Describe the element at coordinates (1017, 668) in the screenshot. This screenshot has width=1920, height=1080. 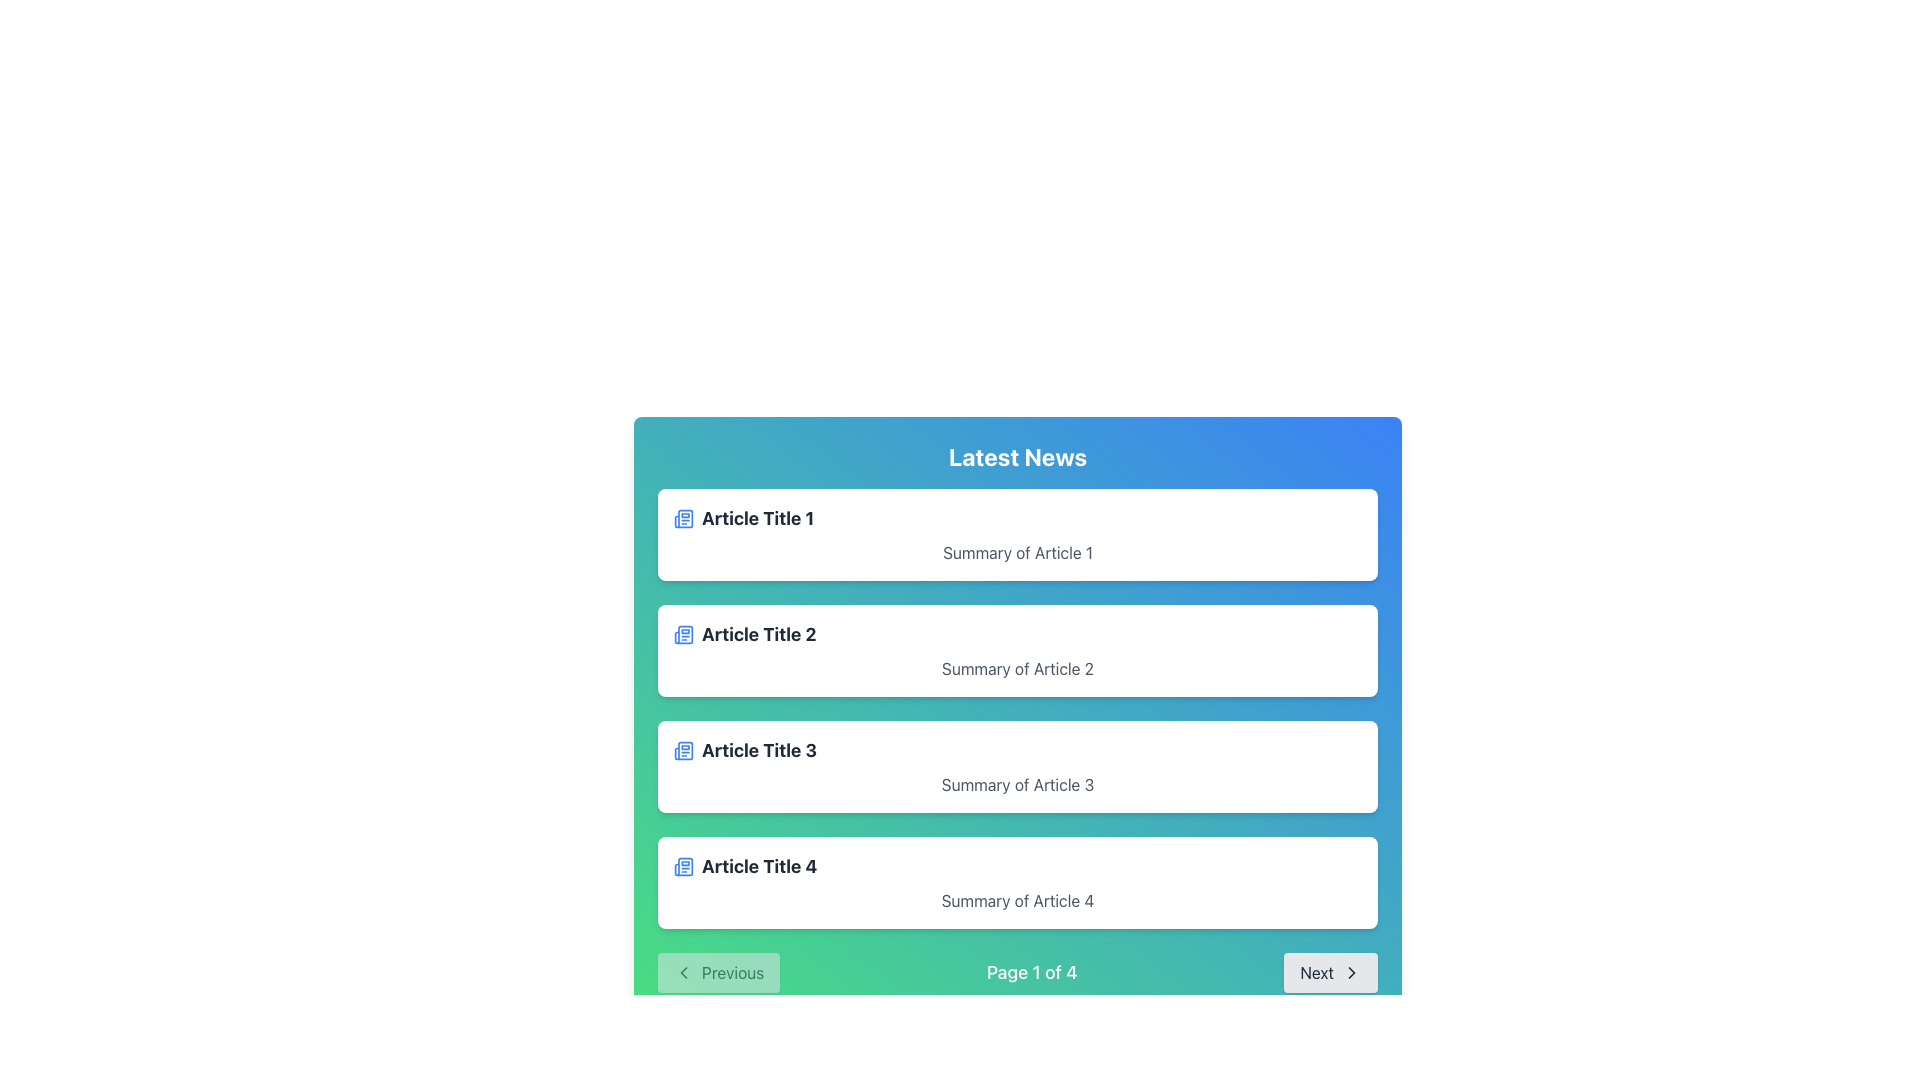
I see `text information from the 'Summary of Article 2' text label, which is styled in gray and located below the 'Article Title 2' within the second card of article summaries` at that location.